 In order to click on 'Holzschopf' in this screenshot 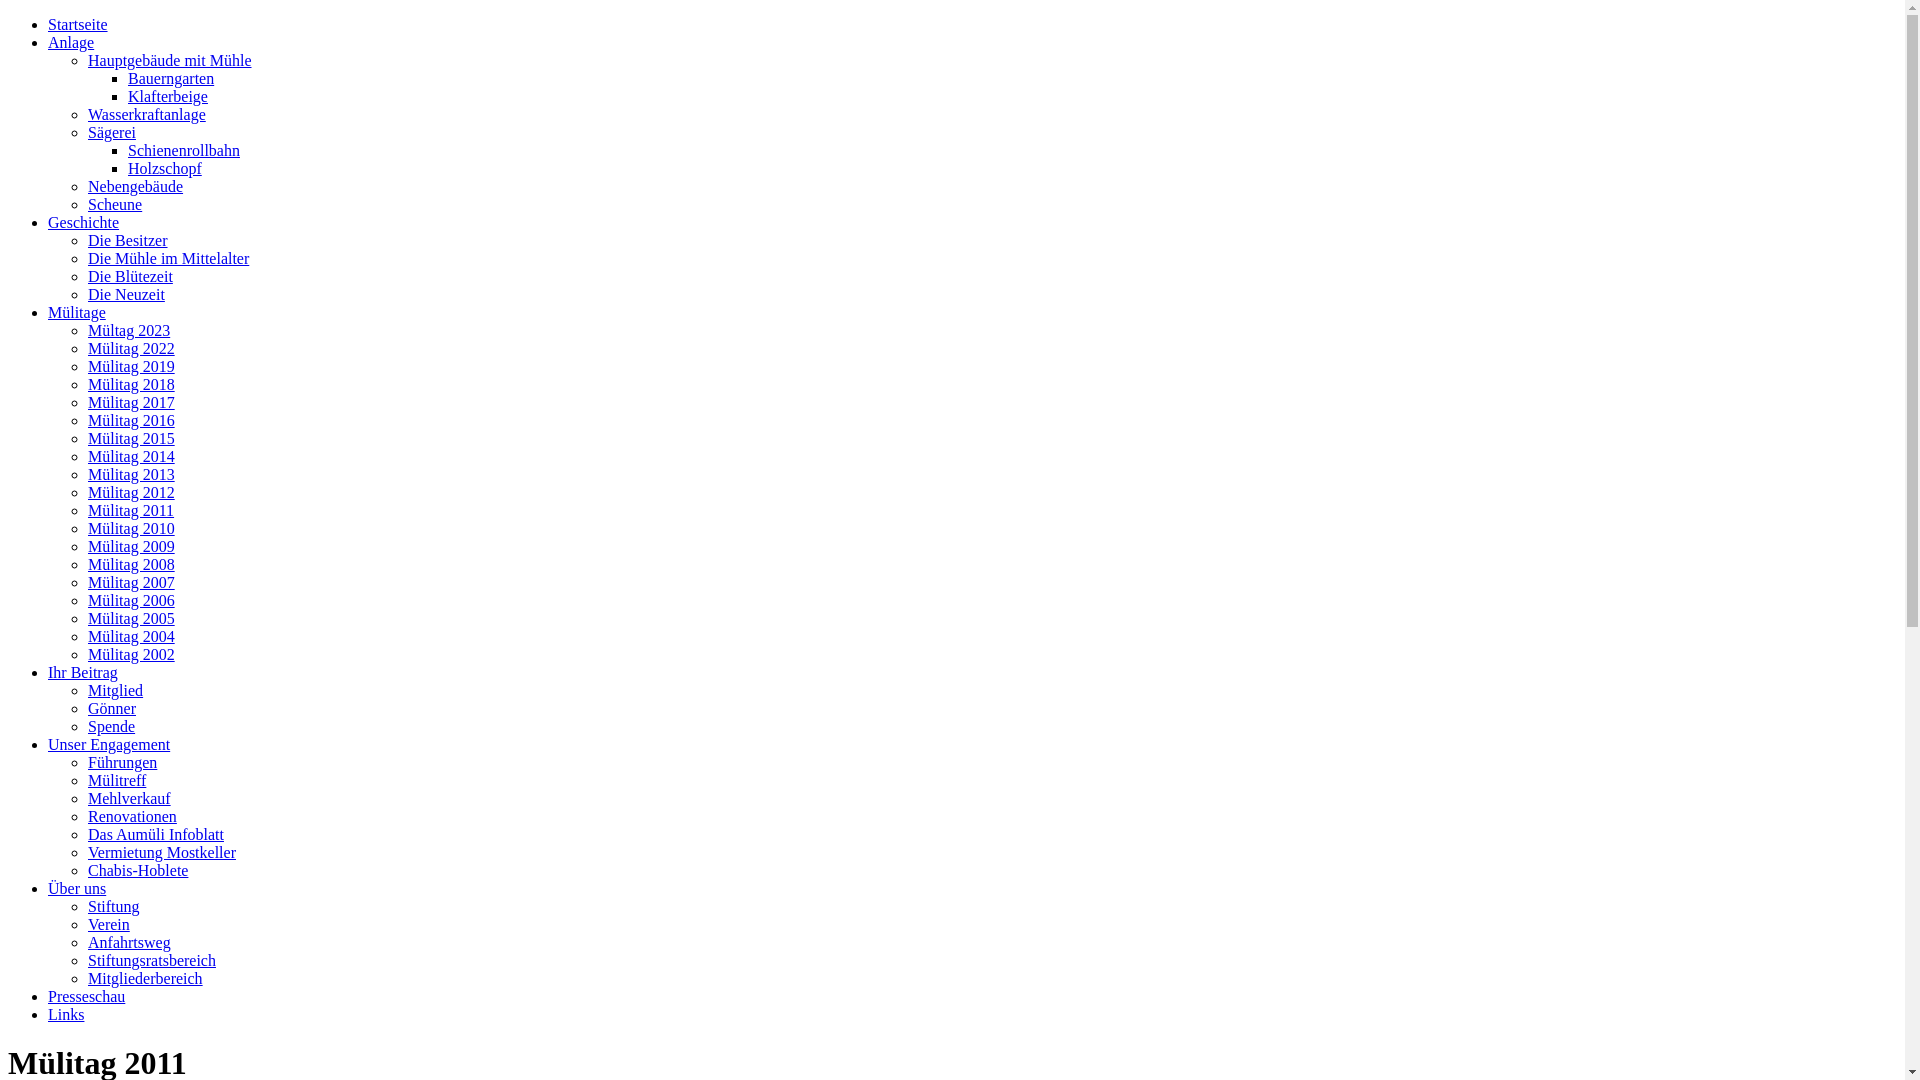, I will do `click(164, 167)`.